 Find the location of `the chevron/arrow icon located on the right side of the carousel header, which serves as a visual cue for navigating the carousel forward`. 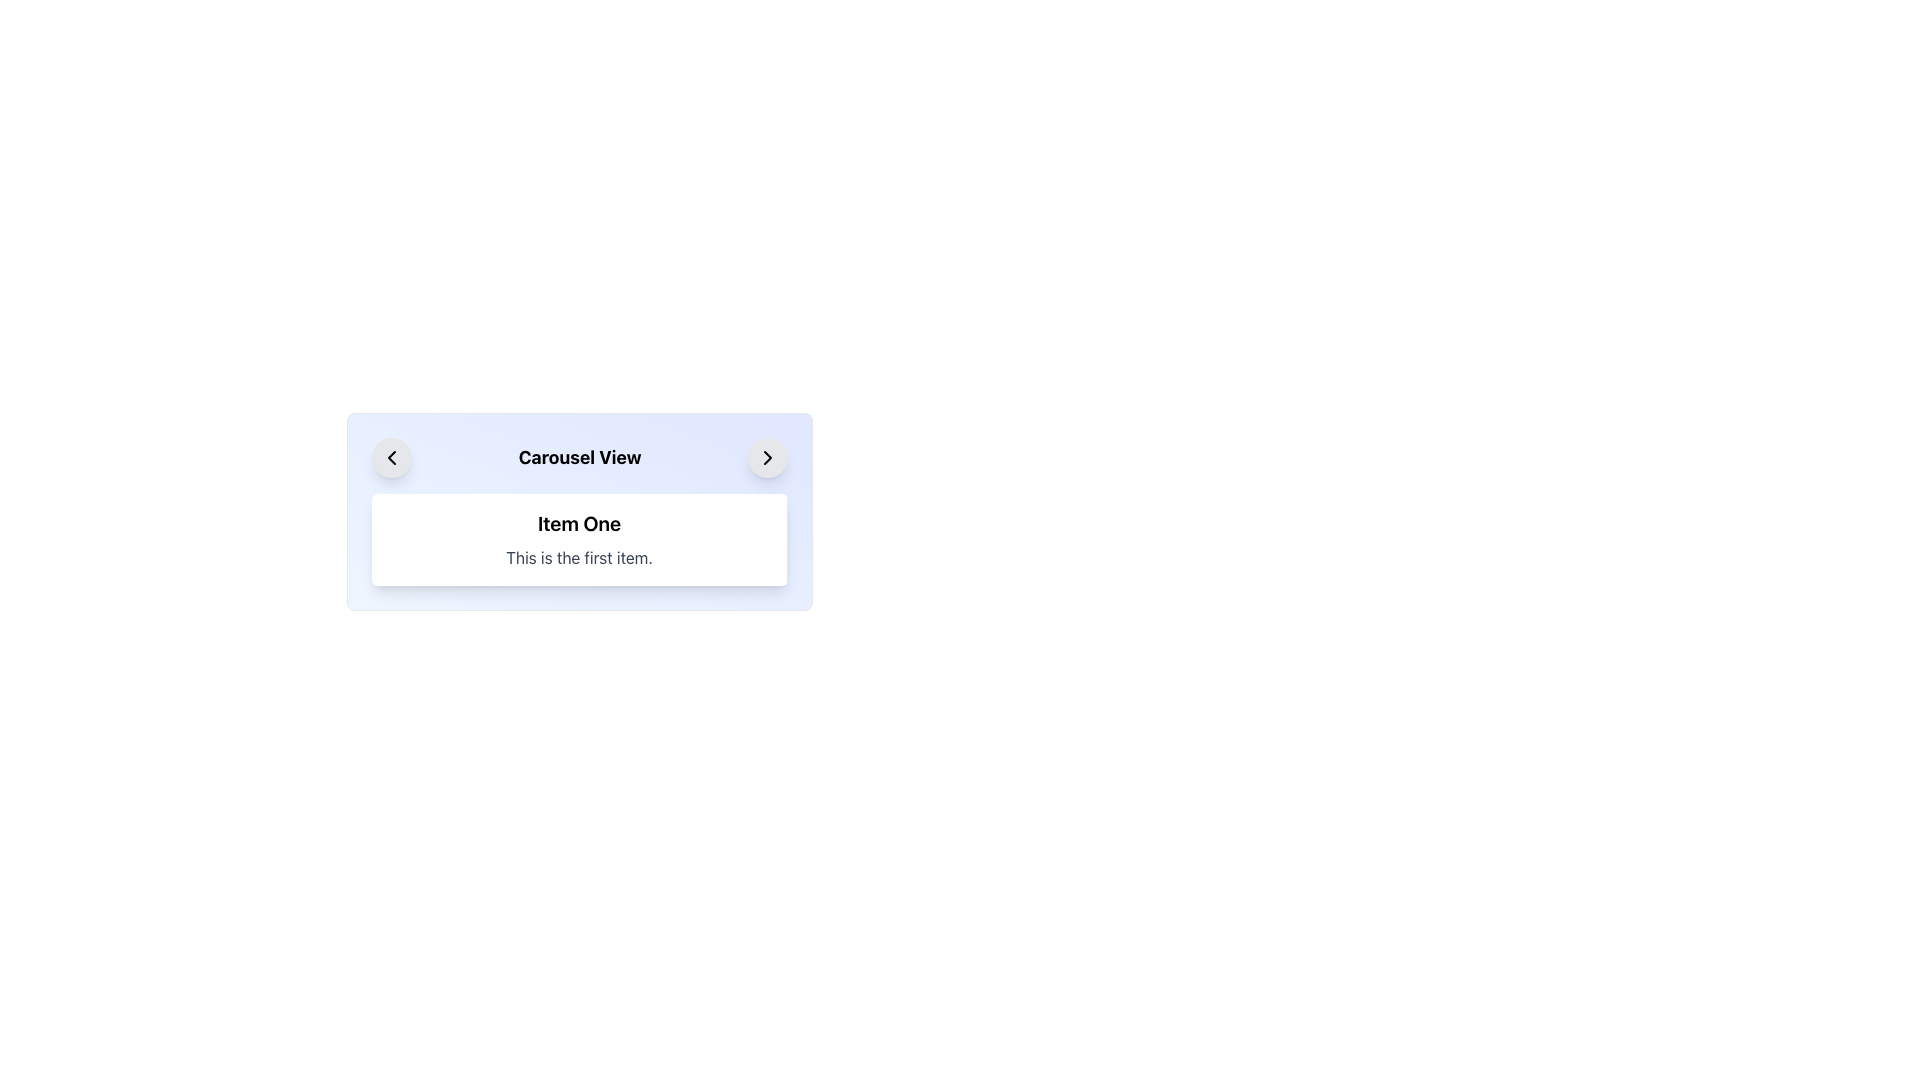

the chevron/arrow icon located on the right side of the carousel header, which serves as a visual cue for navigating the carousel forward is located at coordinates (767, 458).